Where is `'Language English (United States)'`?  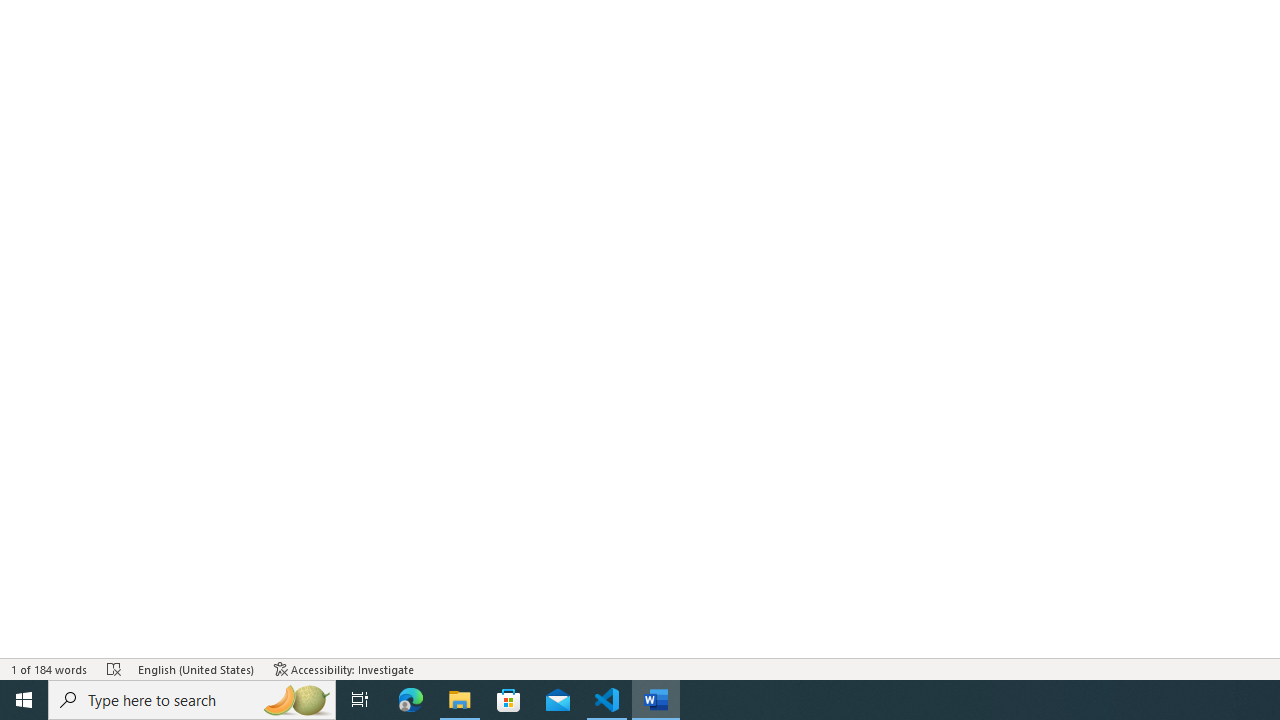
'Language English (United States)' is located at coordinates (196, 669).